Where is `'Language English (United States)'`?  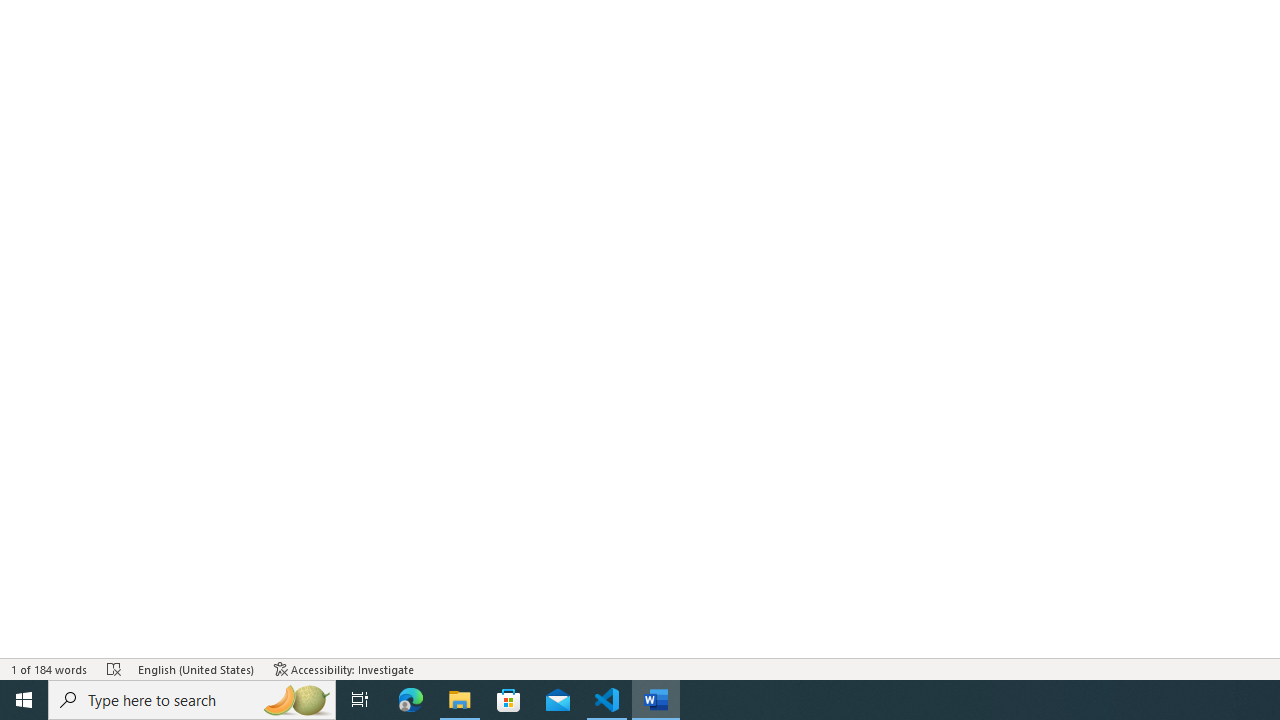
'Language English (United States)' is located at coordinates (196, 669).